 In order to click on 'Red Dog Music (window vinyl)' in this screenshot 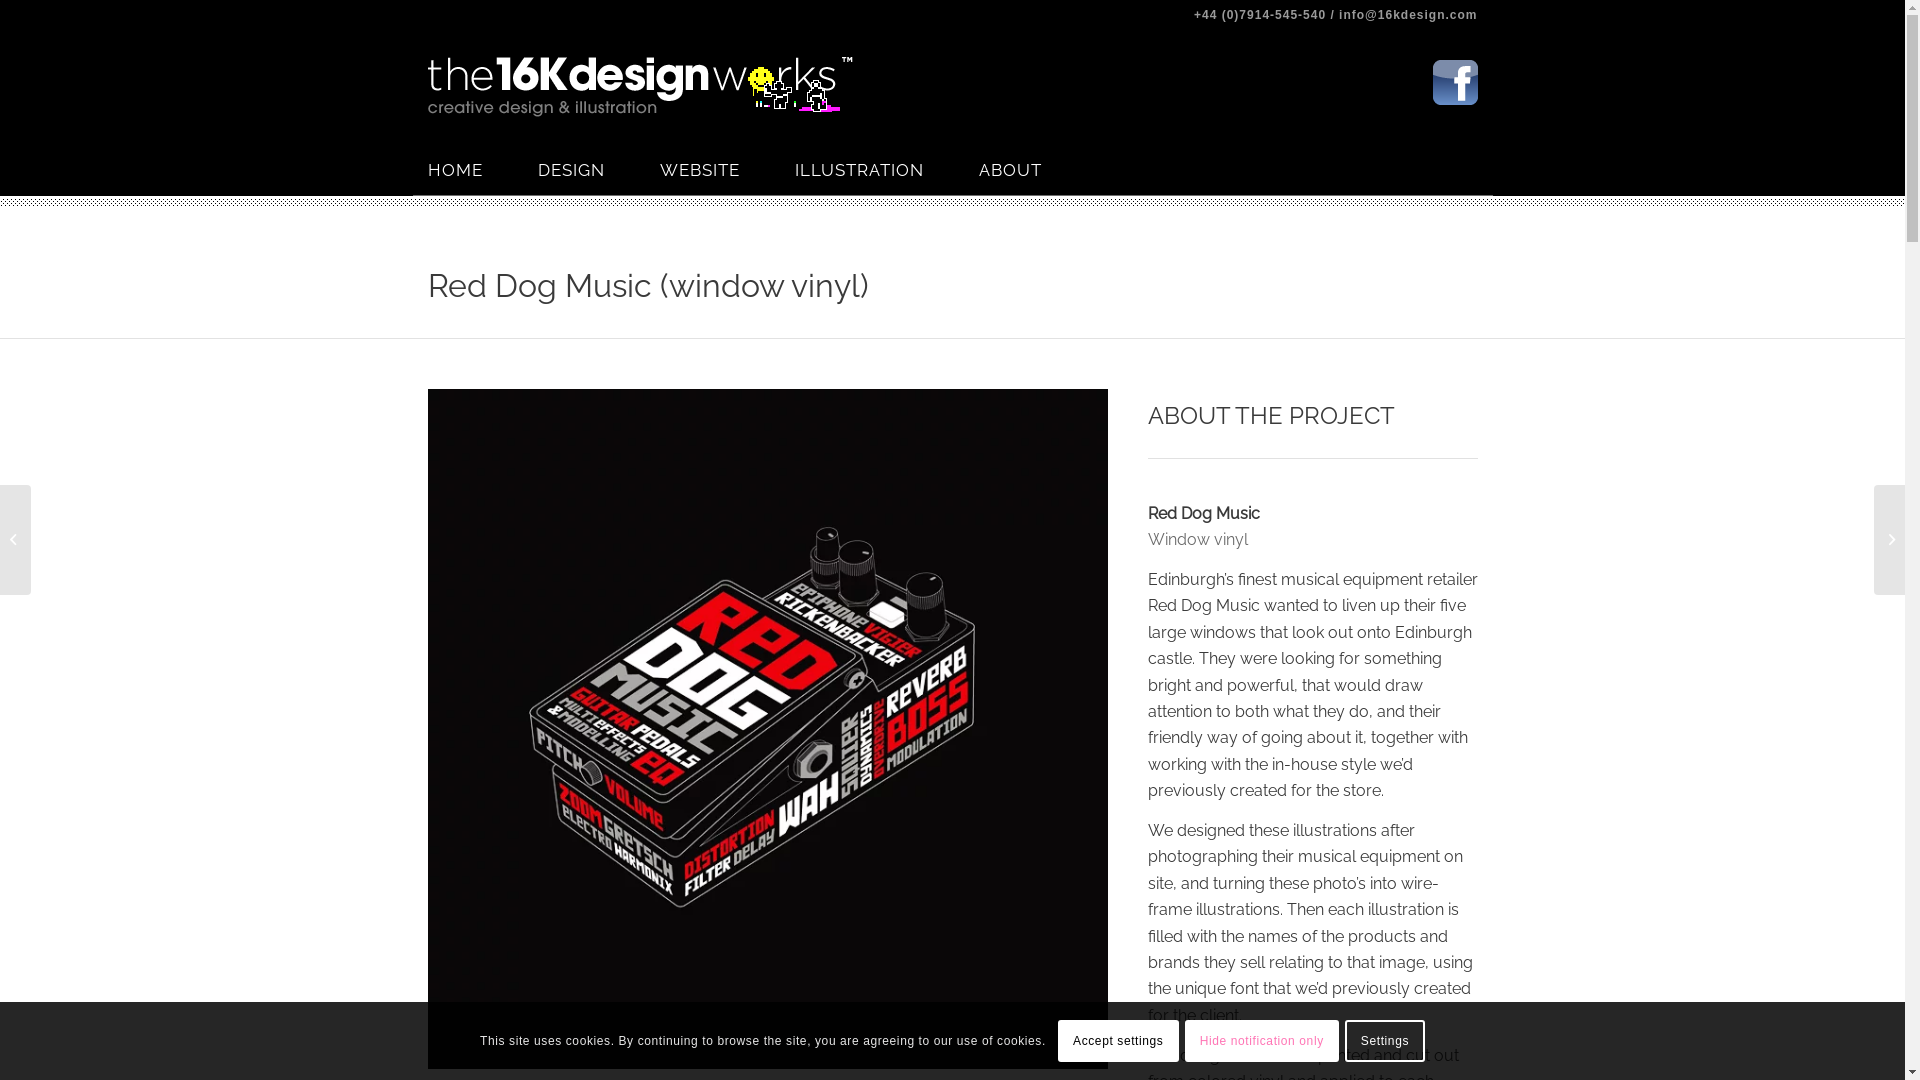, I will do `click(648, 285)`.